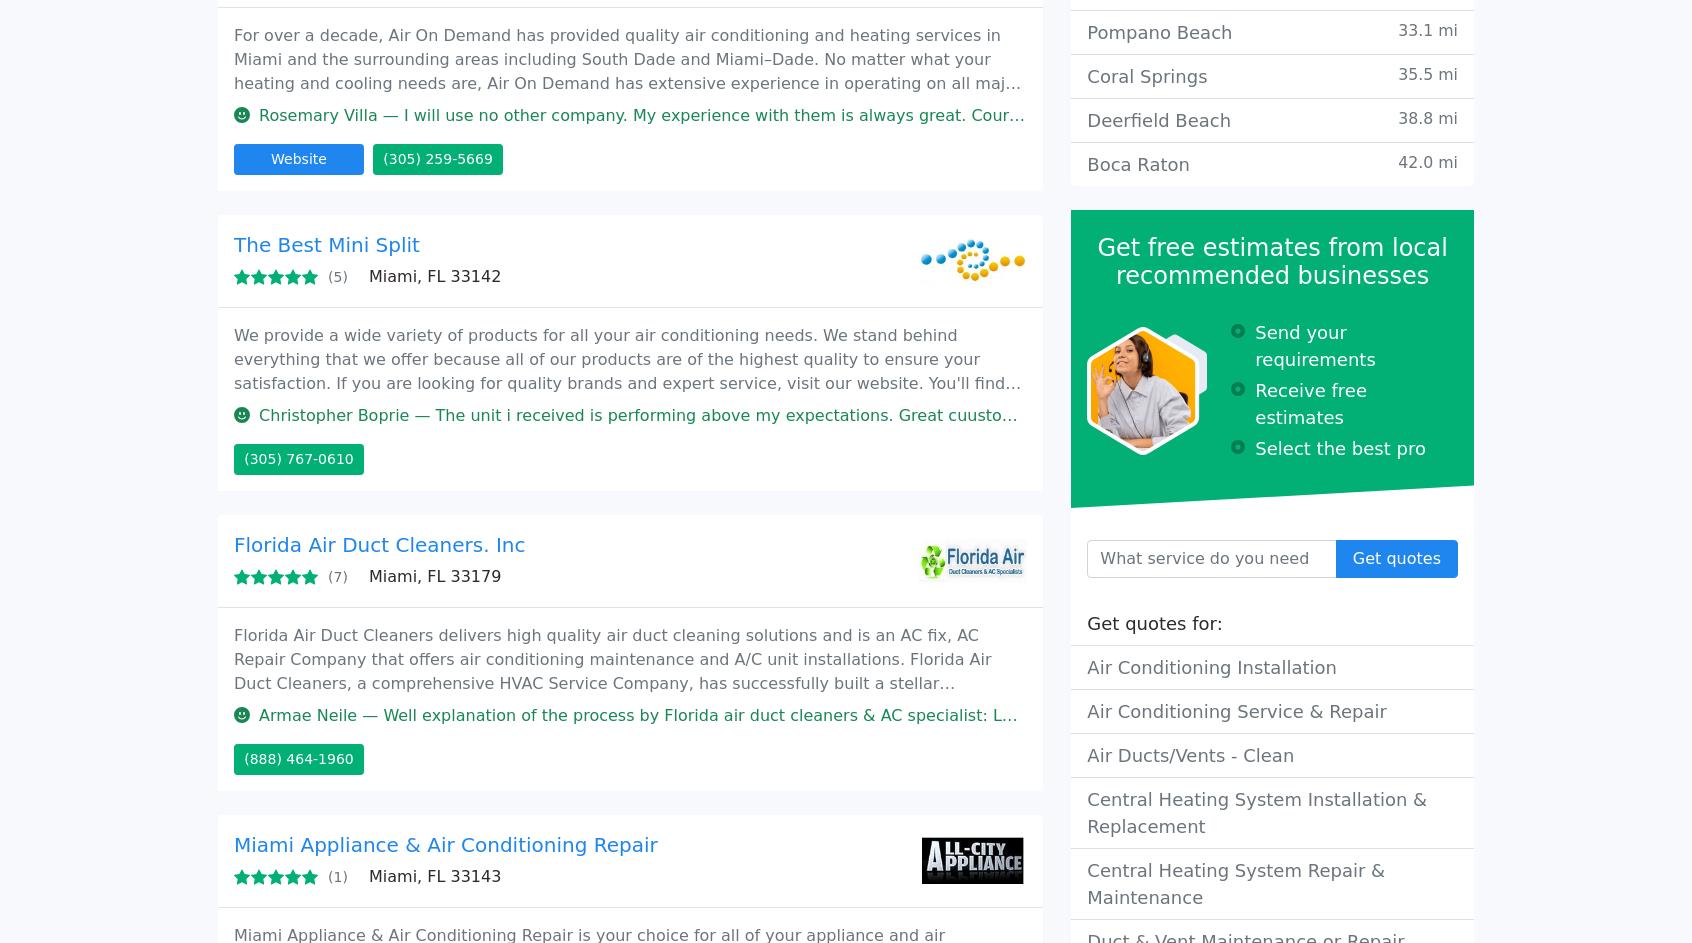  What do you see at coordinates (376, 367) in the screenshot?
I see `'Miami, FL 33169'` at bounding box center [376, 367].